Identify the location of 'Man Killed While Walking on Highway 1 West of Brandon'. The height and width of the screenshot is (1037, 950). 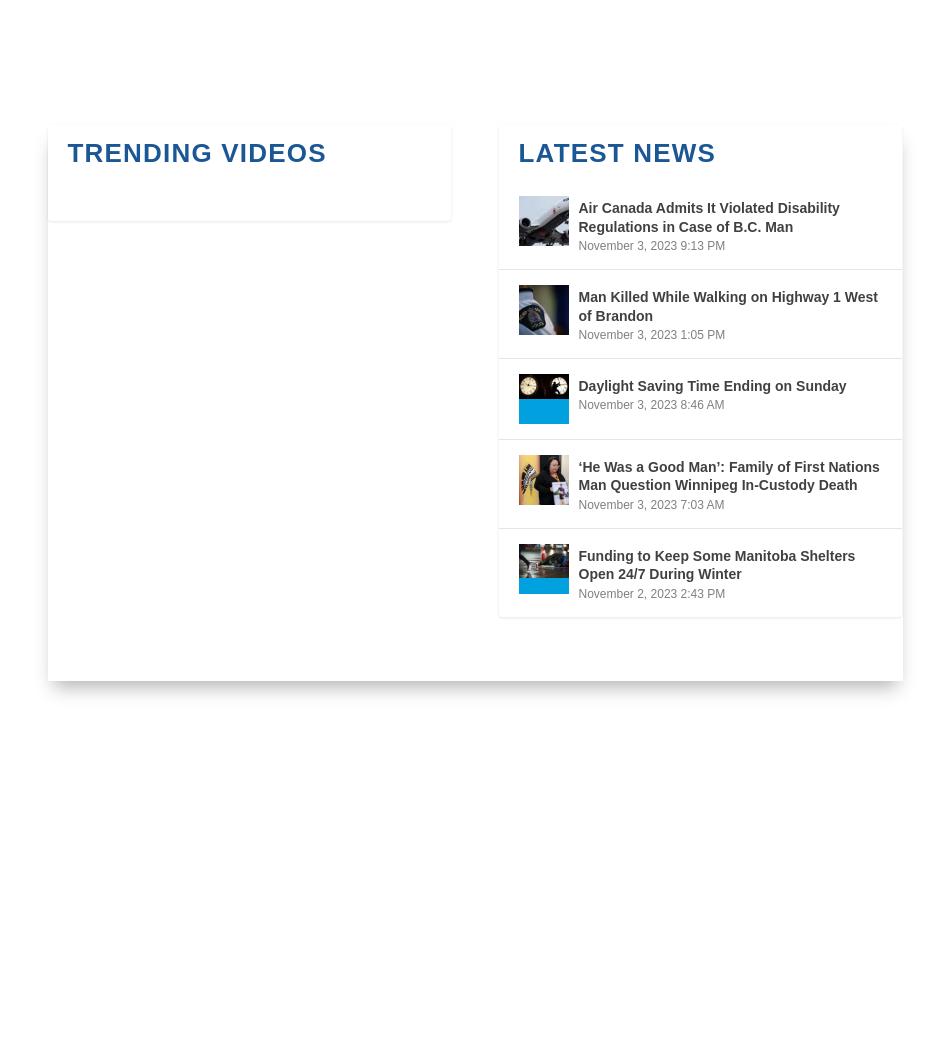
(577, 305).